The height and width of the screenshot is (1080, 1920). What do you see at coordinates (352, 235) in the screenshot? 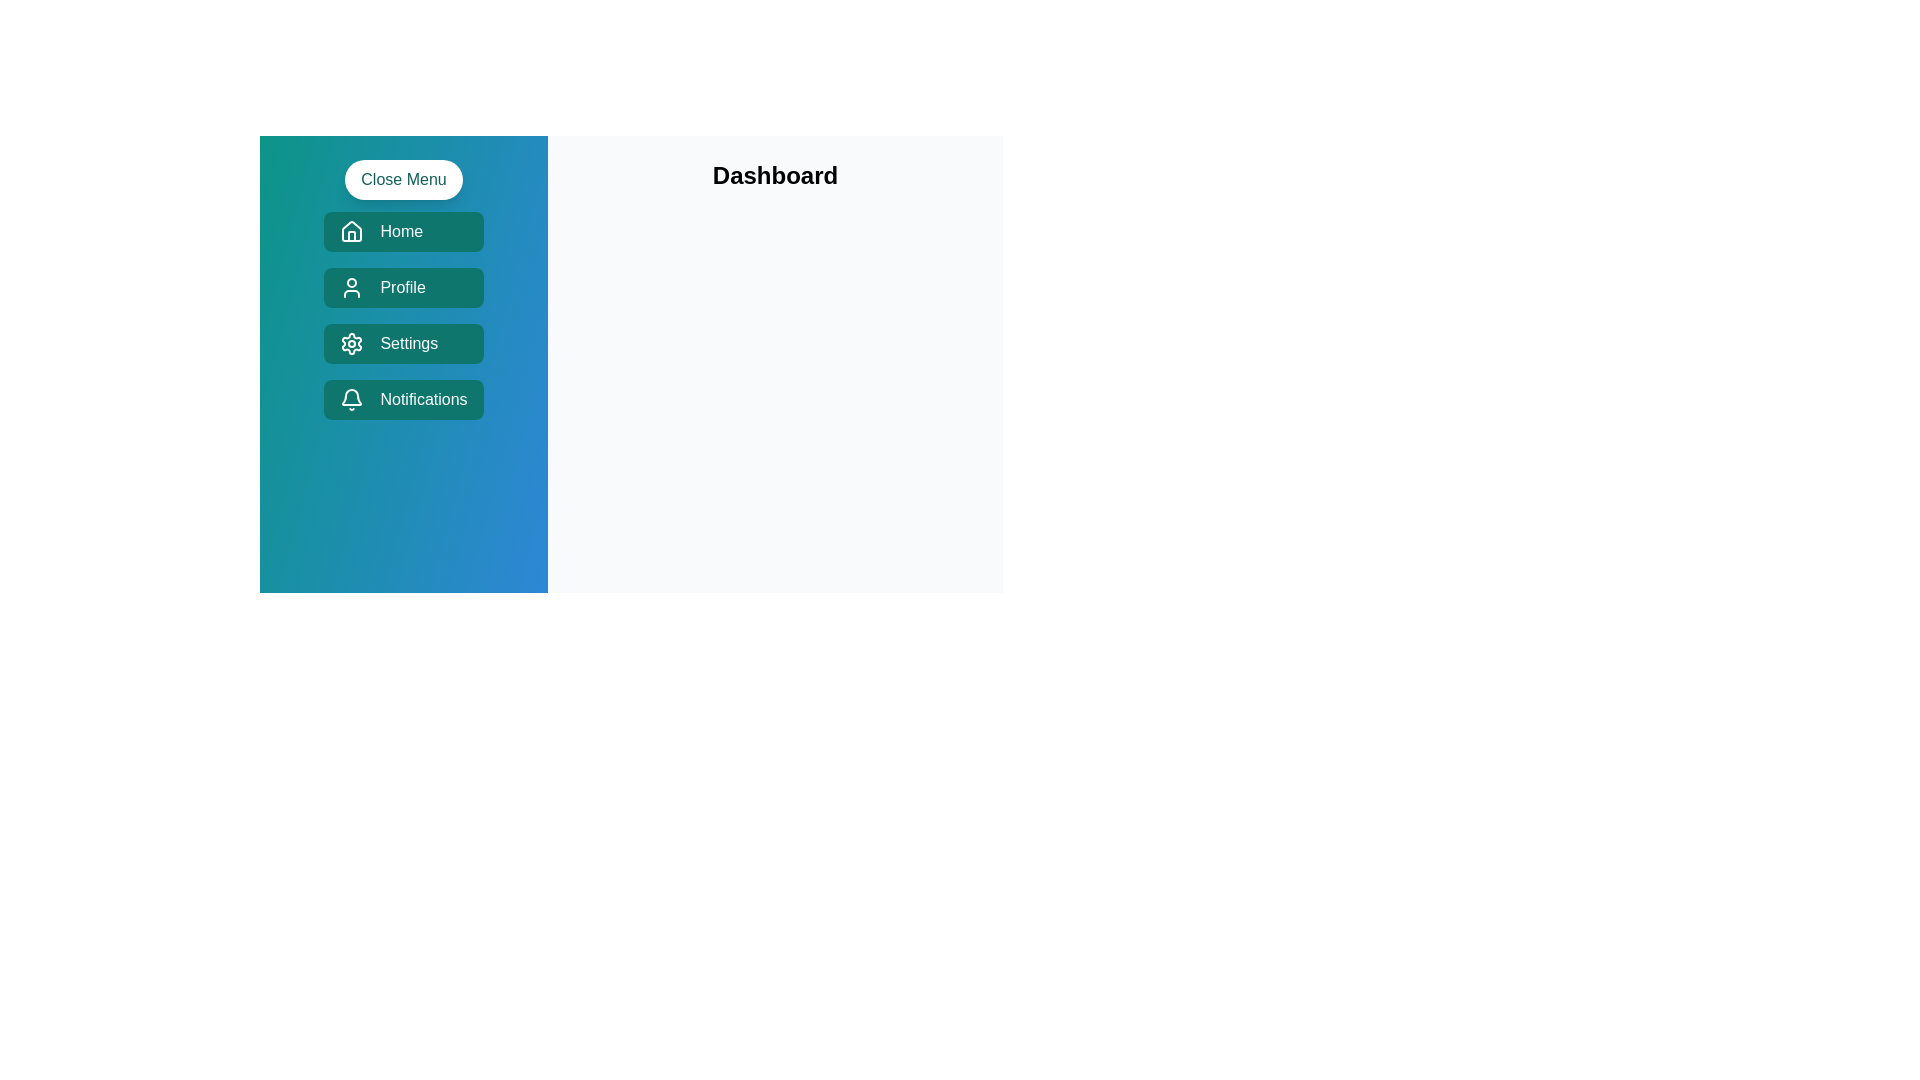
I see `the rectangle shape at the base of the house icon, which is part of the 'Home' menu item in the vertical sidebar` at bounding box center [352, 235].